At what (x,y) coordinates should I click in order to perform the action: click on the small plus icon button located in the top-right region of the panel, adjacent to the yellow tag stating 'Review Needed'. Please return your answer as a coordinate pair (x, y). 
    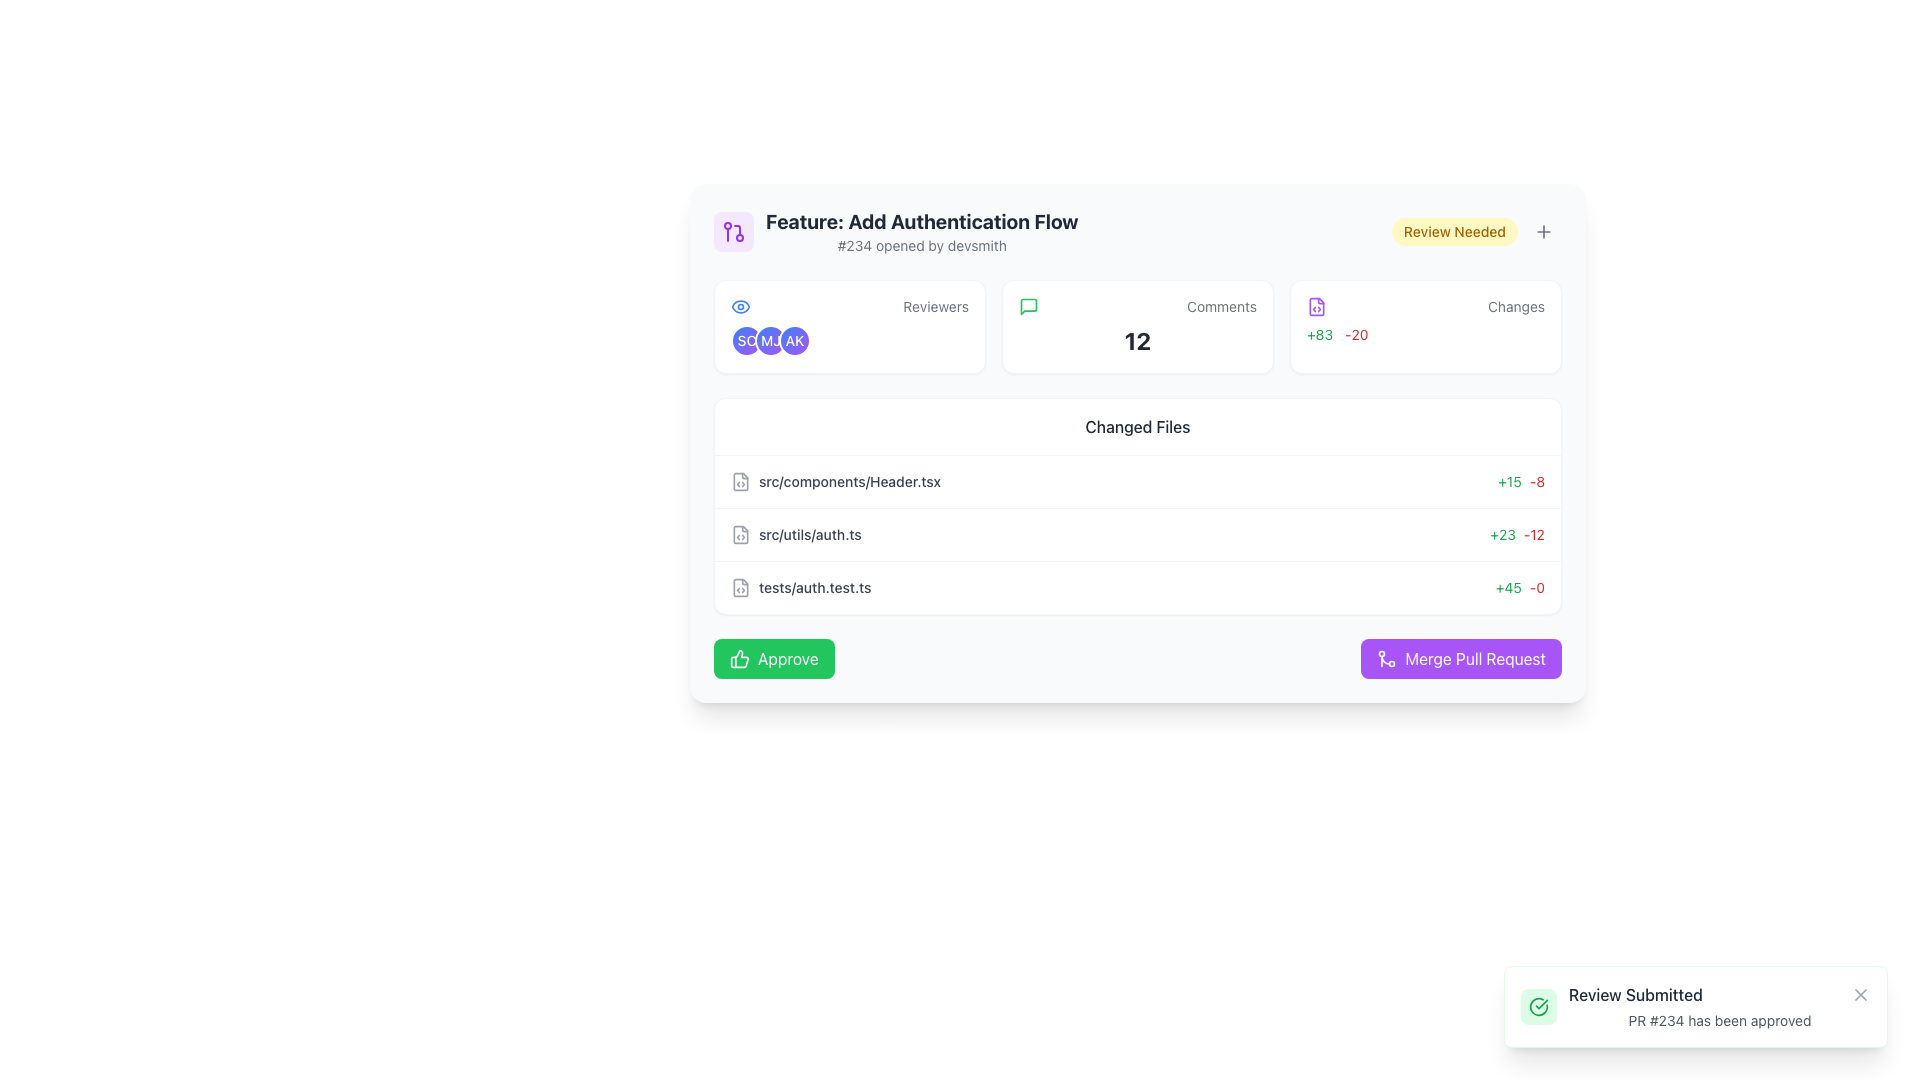
    Looking at the image, I should click on (1543, 230).